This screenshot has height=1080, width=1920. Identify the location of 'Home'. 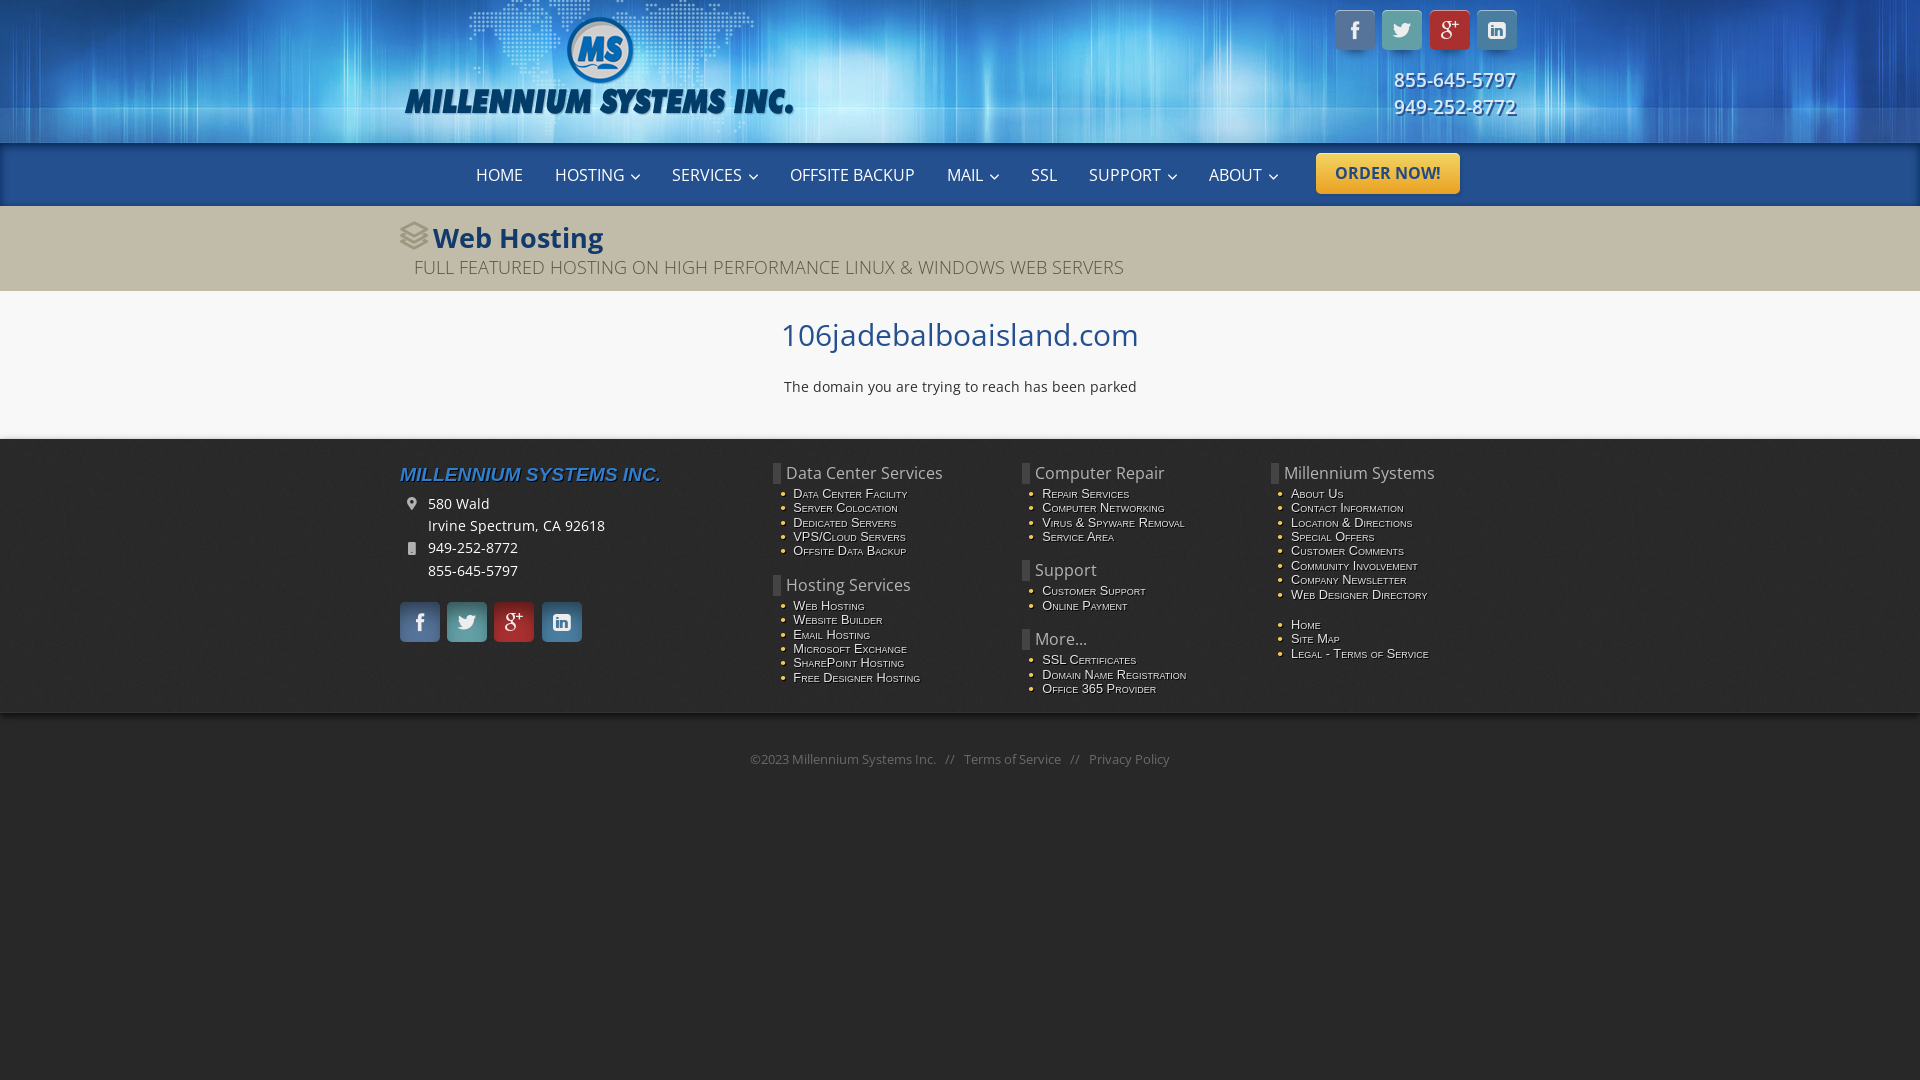
(1305, 623).